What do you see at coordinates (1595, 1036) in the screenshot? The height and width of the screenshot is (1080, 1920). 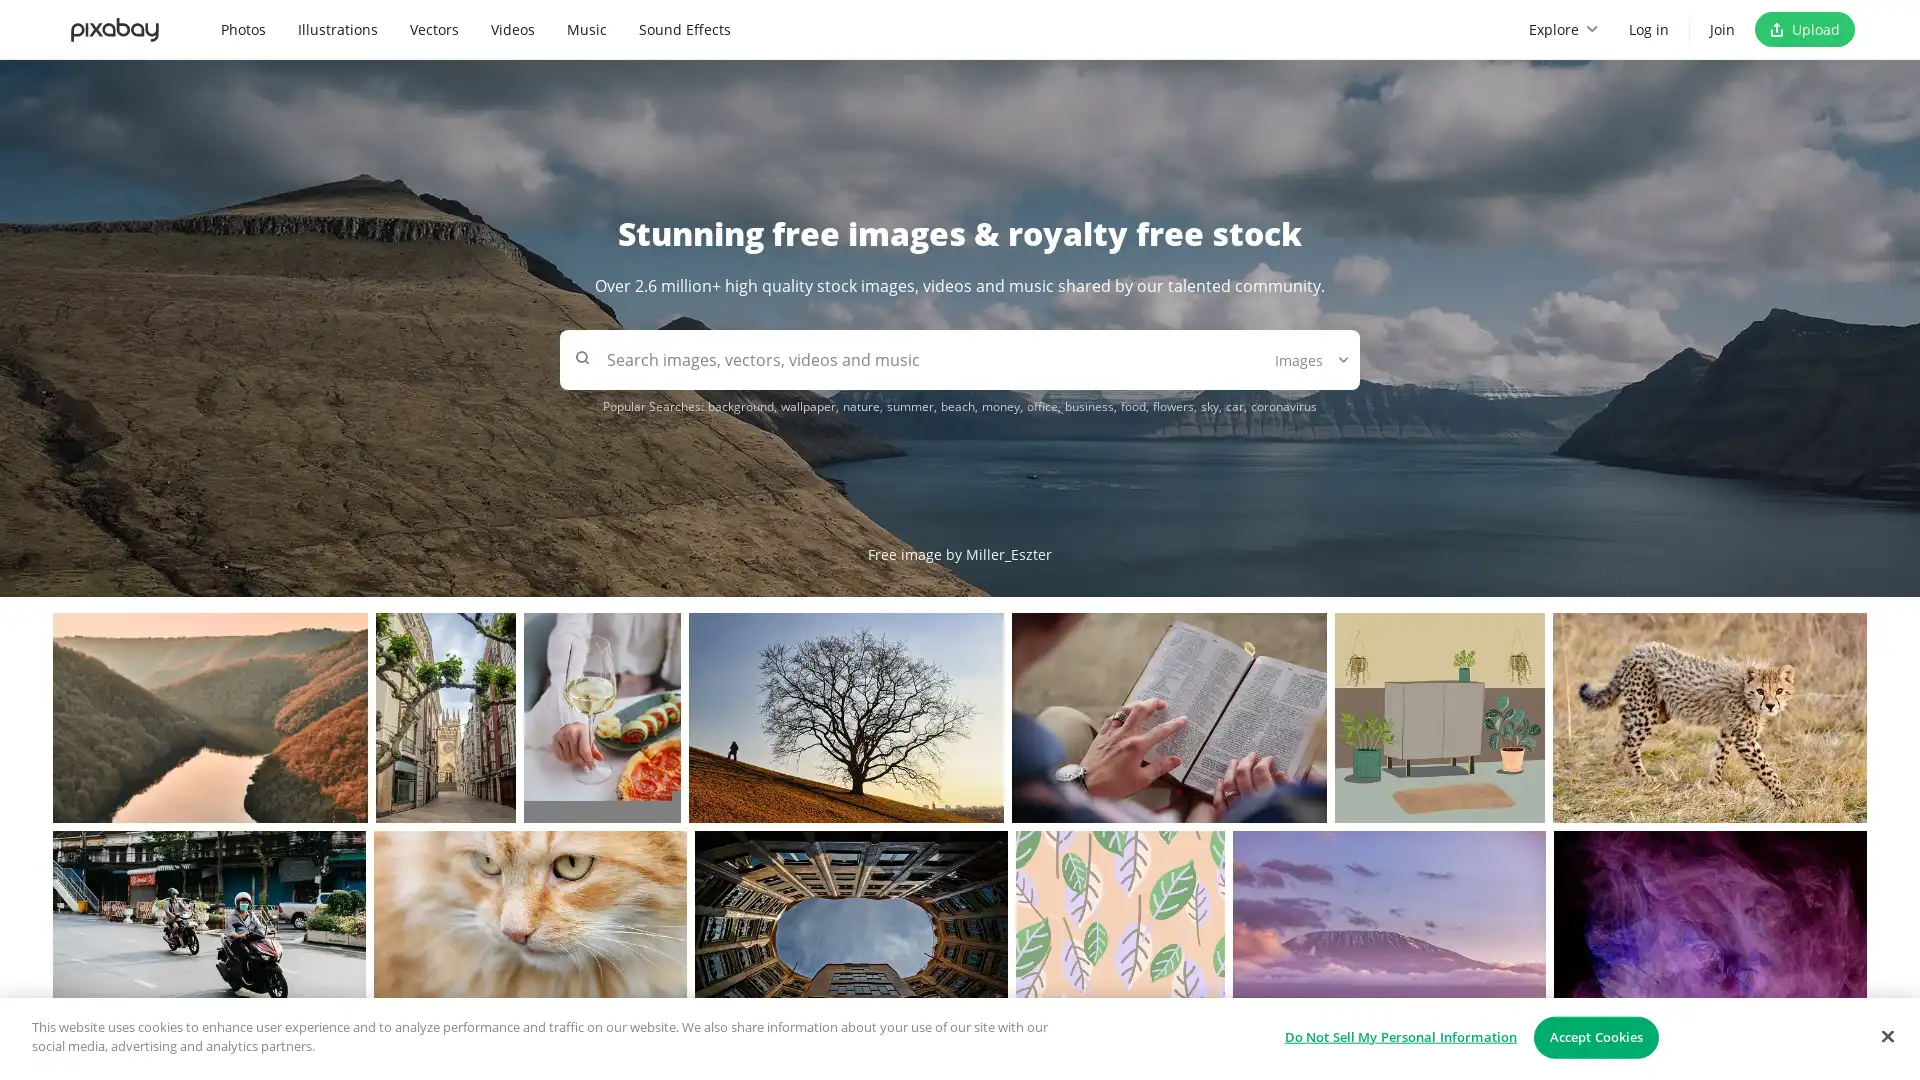 I see `Accept Cookies` at bounding box center [1595, 1036].